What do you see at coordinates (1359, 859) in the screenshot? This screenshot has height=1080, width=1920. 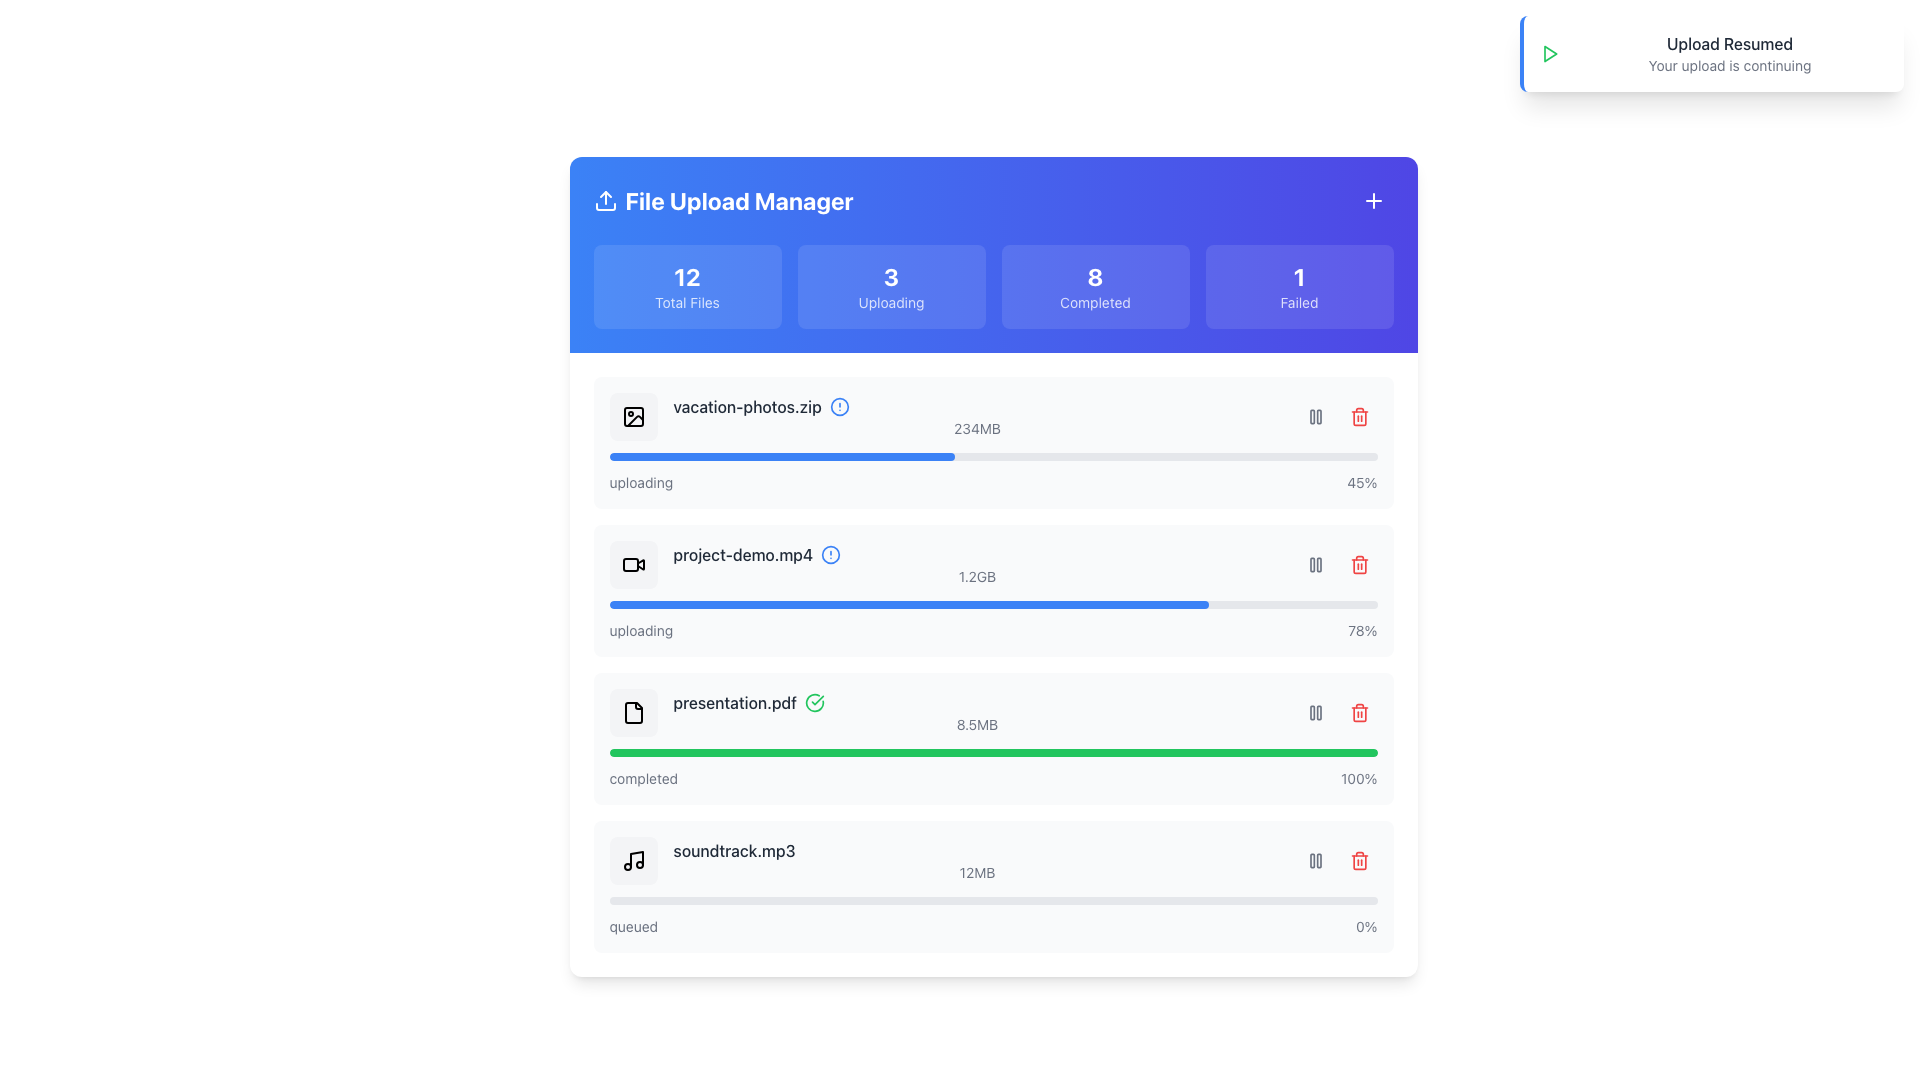 I see `the delete icon for the 'presentation.pdf' file` at bounding box center [1359, 859].